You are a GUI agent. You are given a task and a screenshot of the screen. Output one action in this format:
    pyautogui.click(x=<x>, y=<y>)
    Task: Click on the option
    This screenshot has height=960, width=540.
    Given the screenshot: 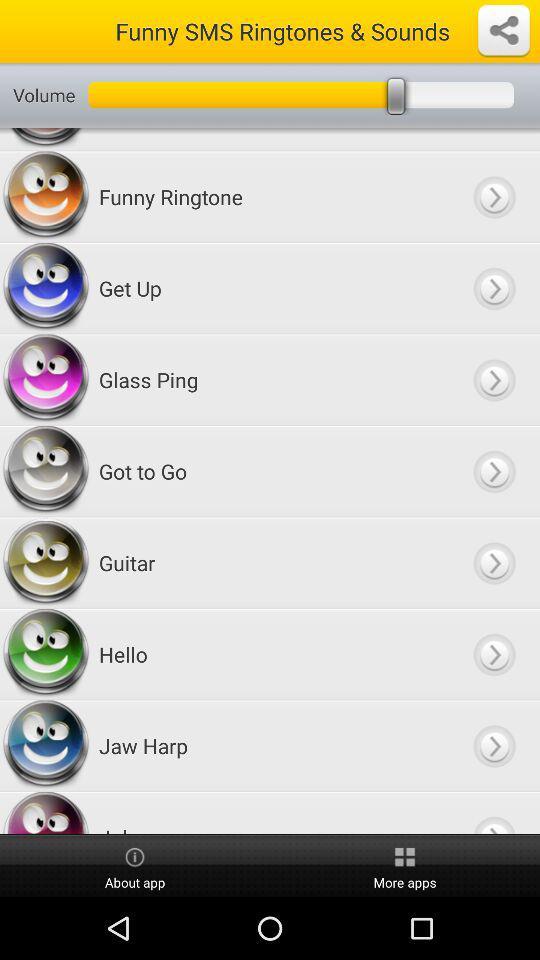 What is the action you would take?
    pyautogui.click(x=493, y=287)
    